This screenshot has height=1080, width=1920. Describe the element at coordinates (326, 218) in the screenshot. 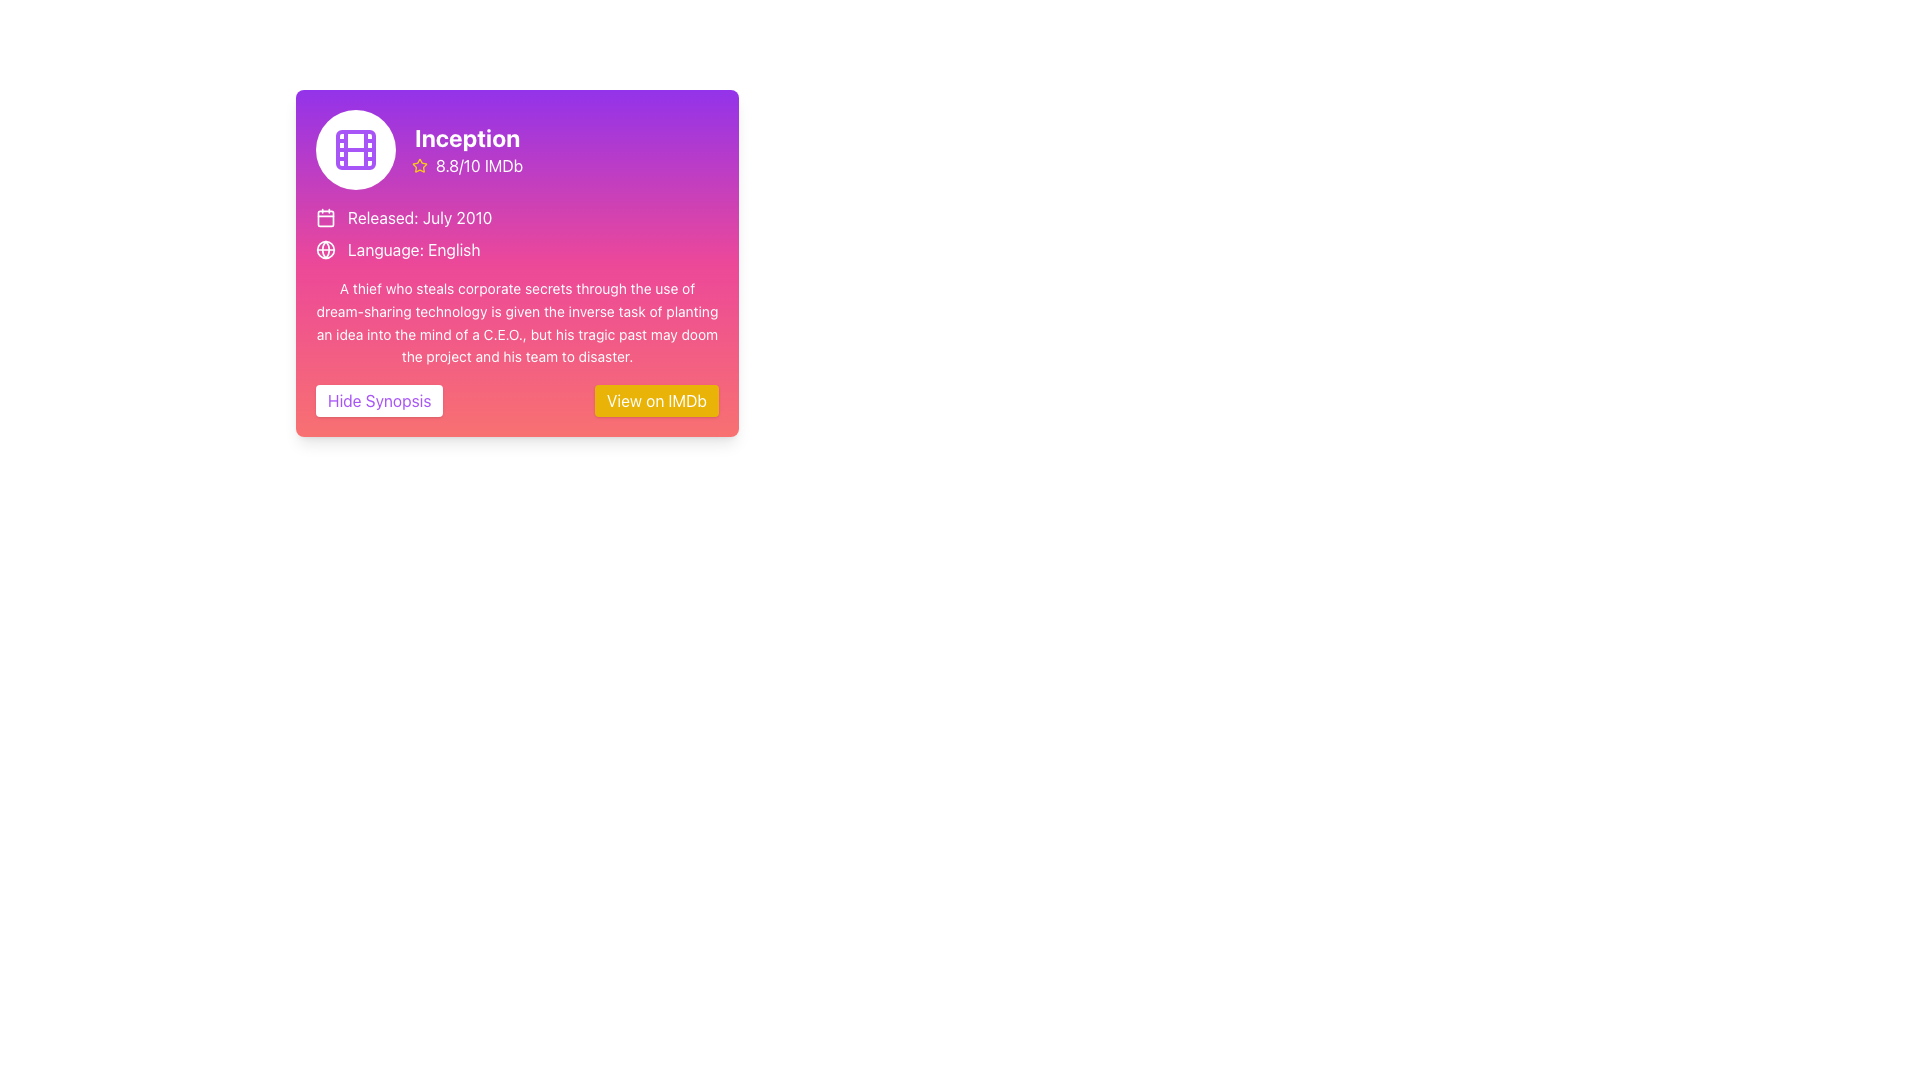

I see `the calendar icon representing the 'release date' located to the left of the 'Released: July 2010' text` at that location.